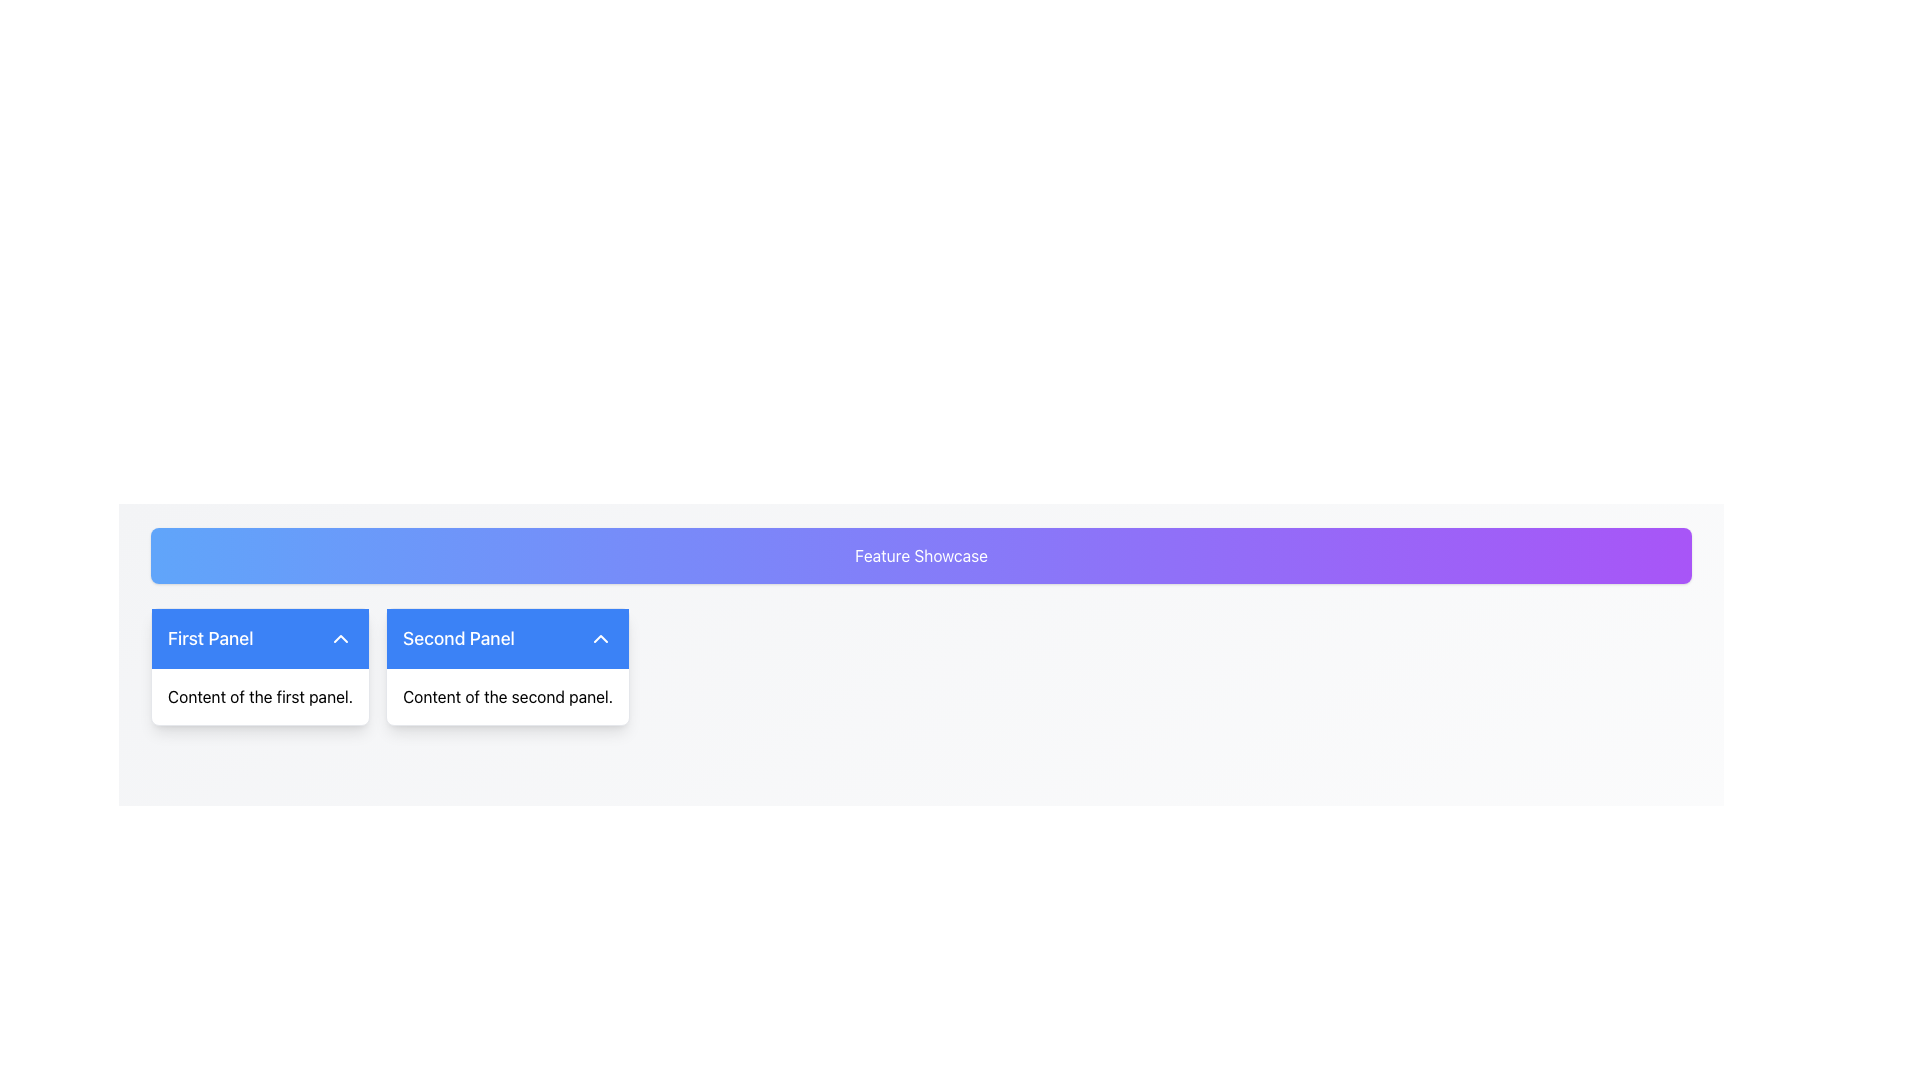  What do you see at coordinates (508, 696) in the screenshot?
I see `static text content located beneath the 'Second Panel' header in the dropdown, which provides detailed information relevant to user interaction` at bounding box center [508, 696].